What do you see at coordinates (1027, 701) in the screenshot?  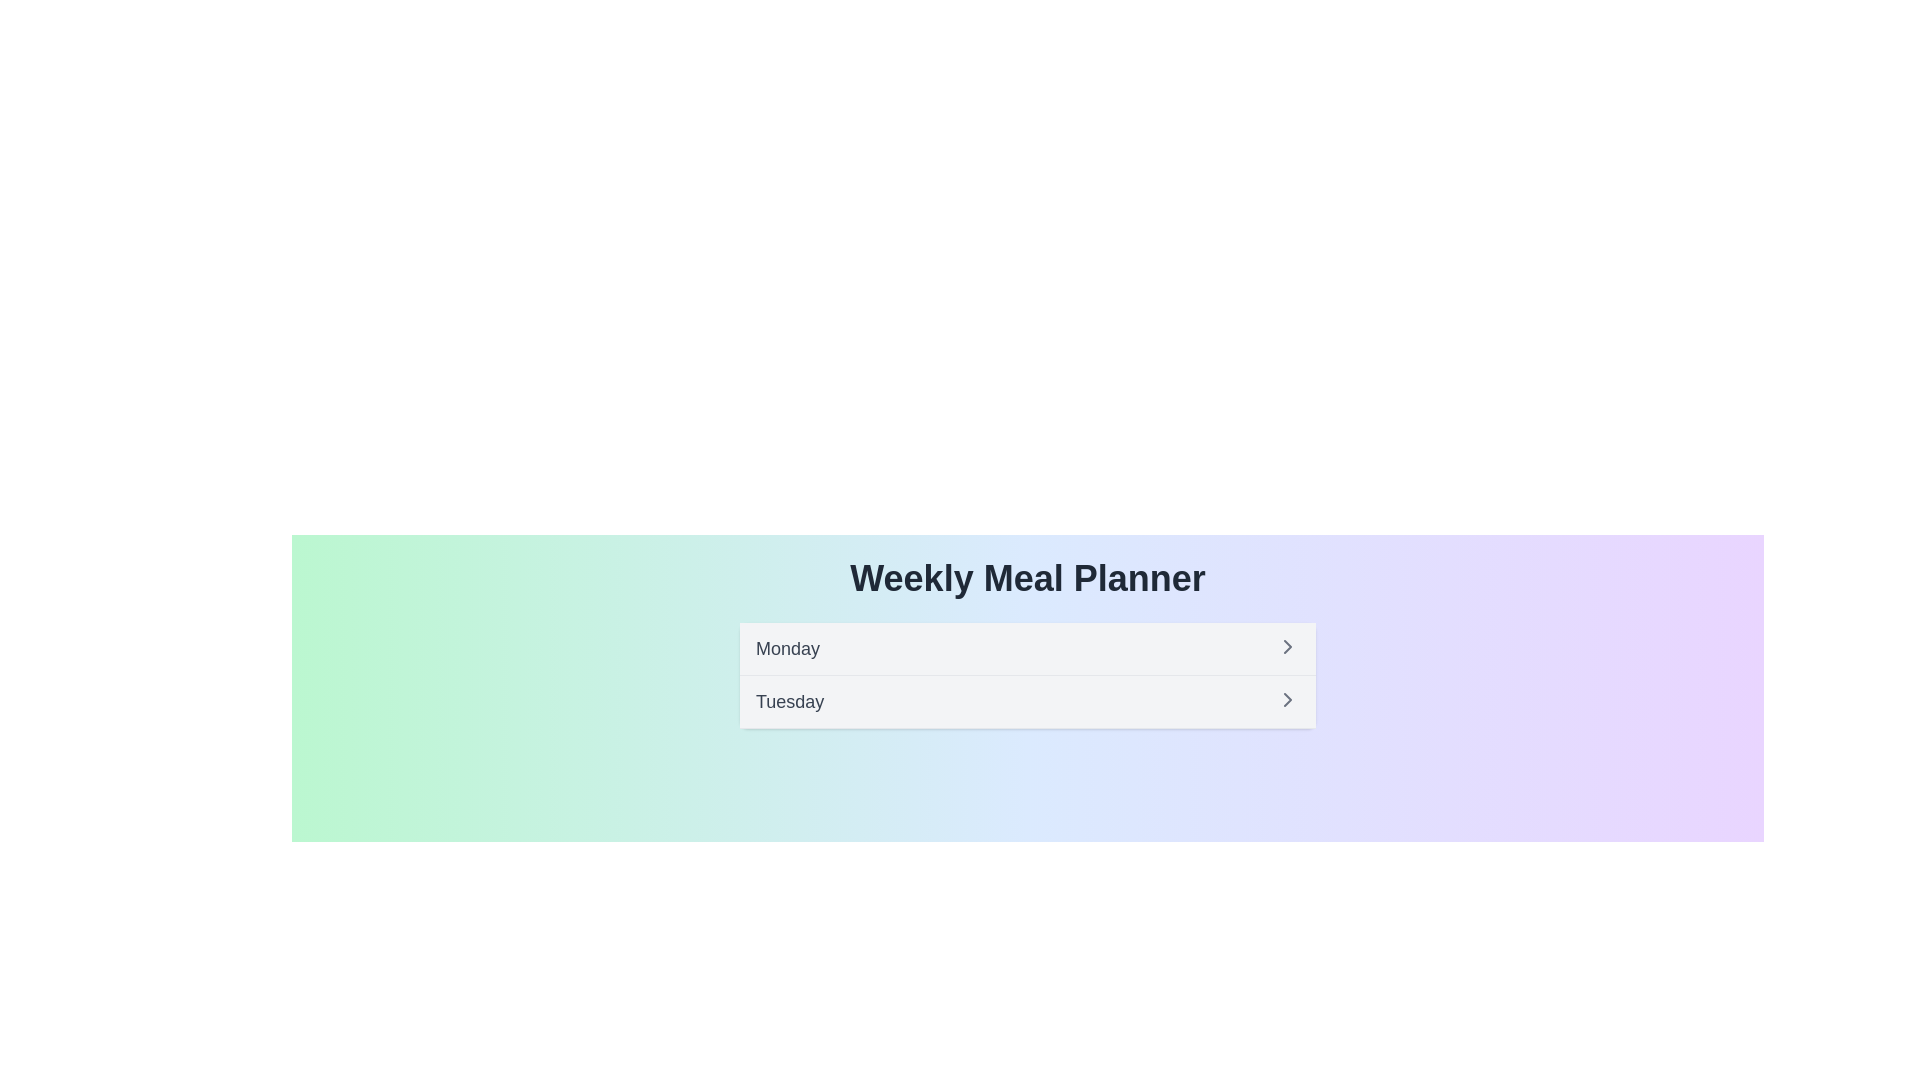 I see `the 'Tuesday' button in the Weekly Meal Planner` at bounding box center [1027, 701].